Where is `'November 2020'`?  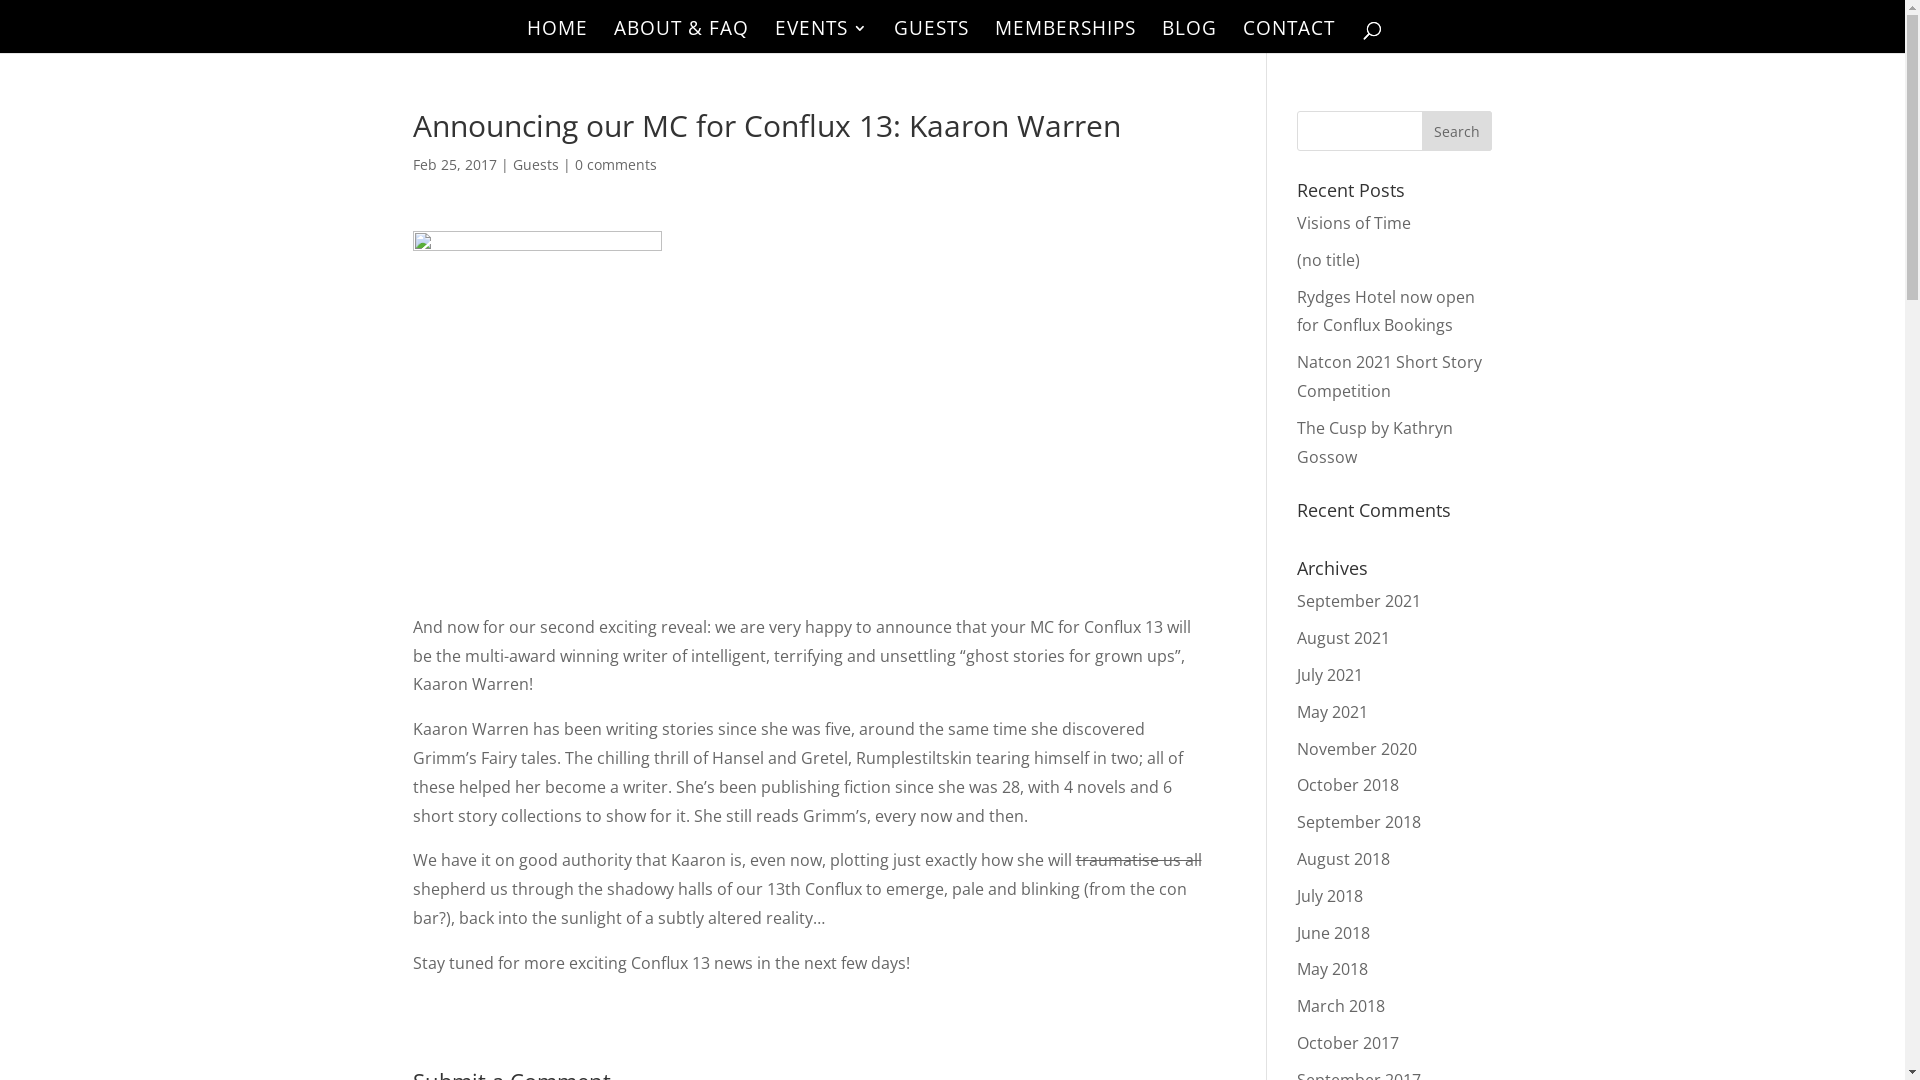
'November 2020' is located at coordinates (1357, 748).